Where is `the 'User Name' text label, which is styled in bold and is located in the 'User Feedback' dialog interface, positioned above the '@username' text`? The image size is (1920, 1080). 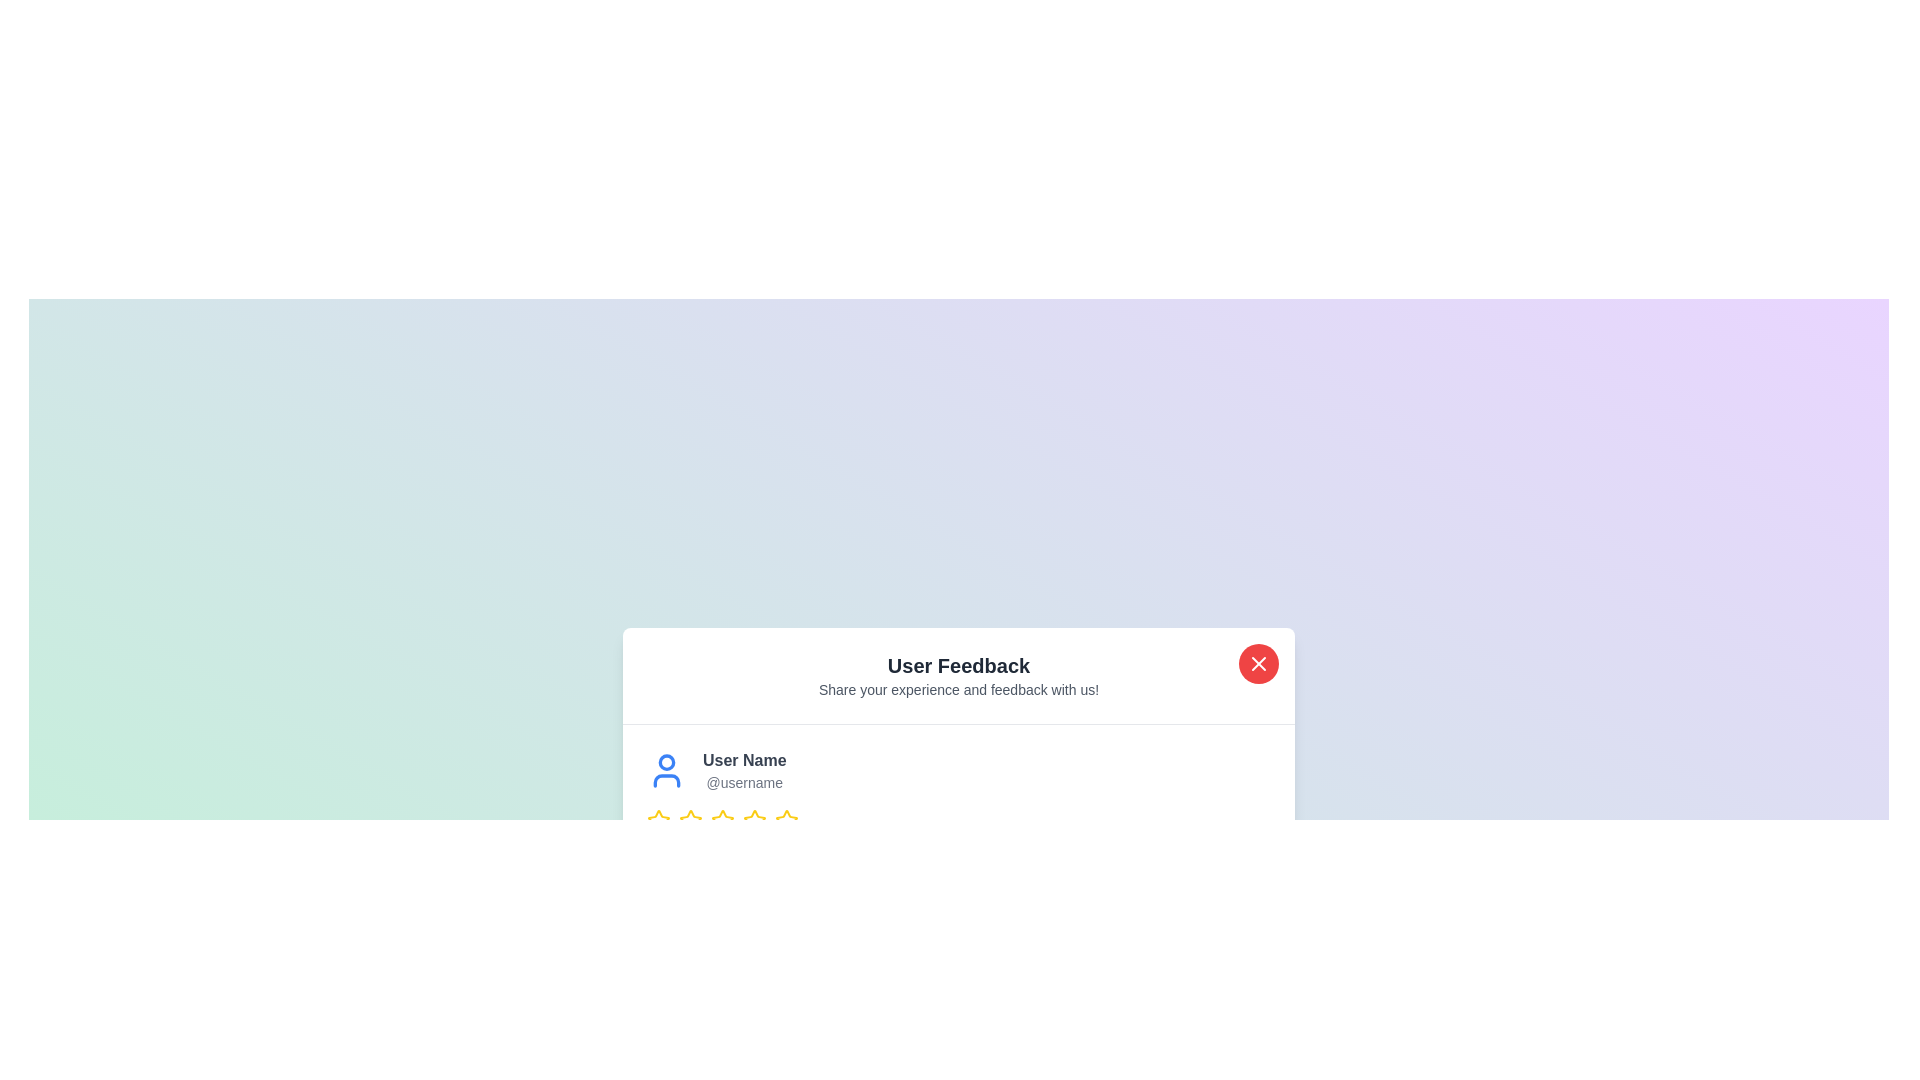
the 'User Name' text label, which is styled in bold and is located in the 'User Feedback' dialog interface, positioned above the '@username' text is located at coordinates (743, 760).